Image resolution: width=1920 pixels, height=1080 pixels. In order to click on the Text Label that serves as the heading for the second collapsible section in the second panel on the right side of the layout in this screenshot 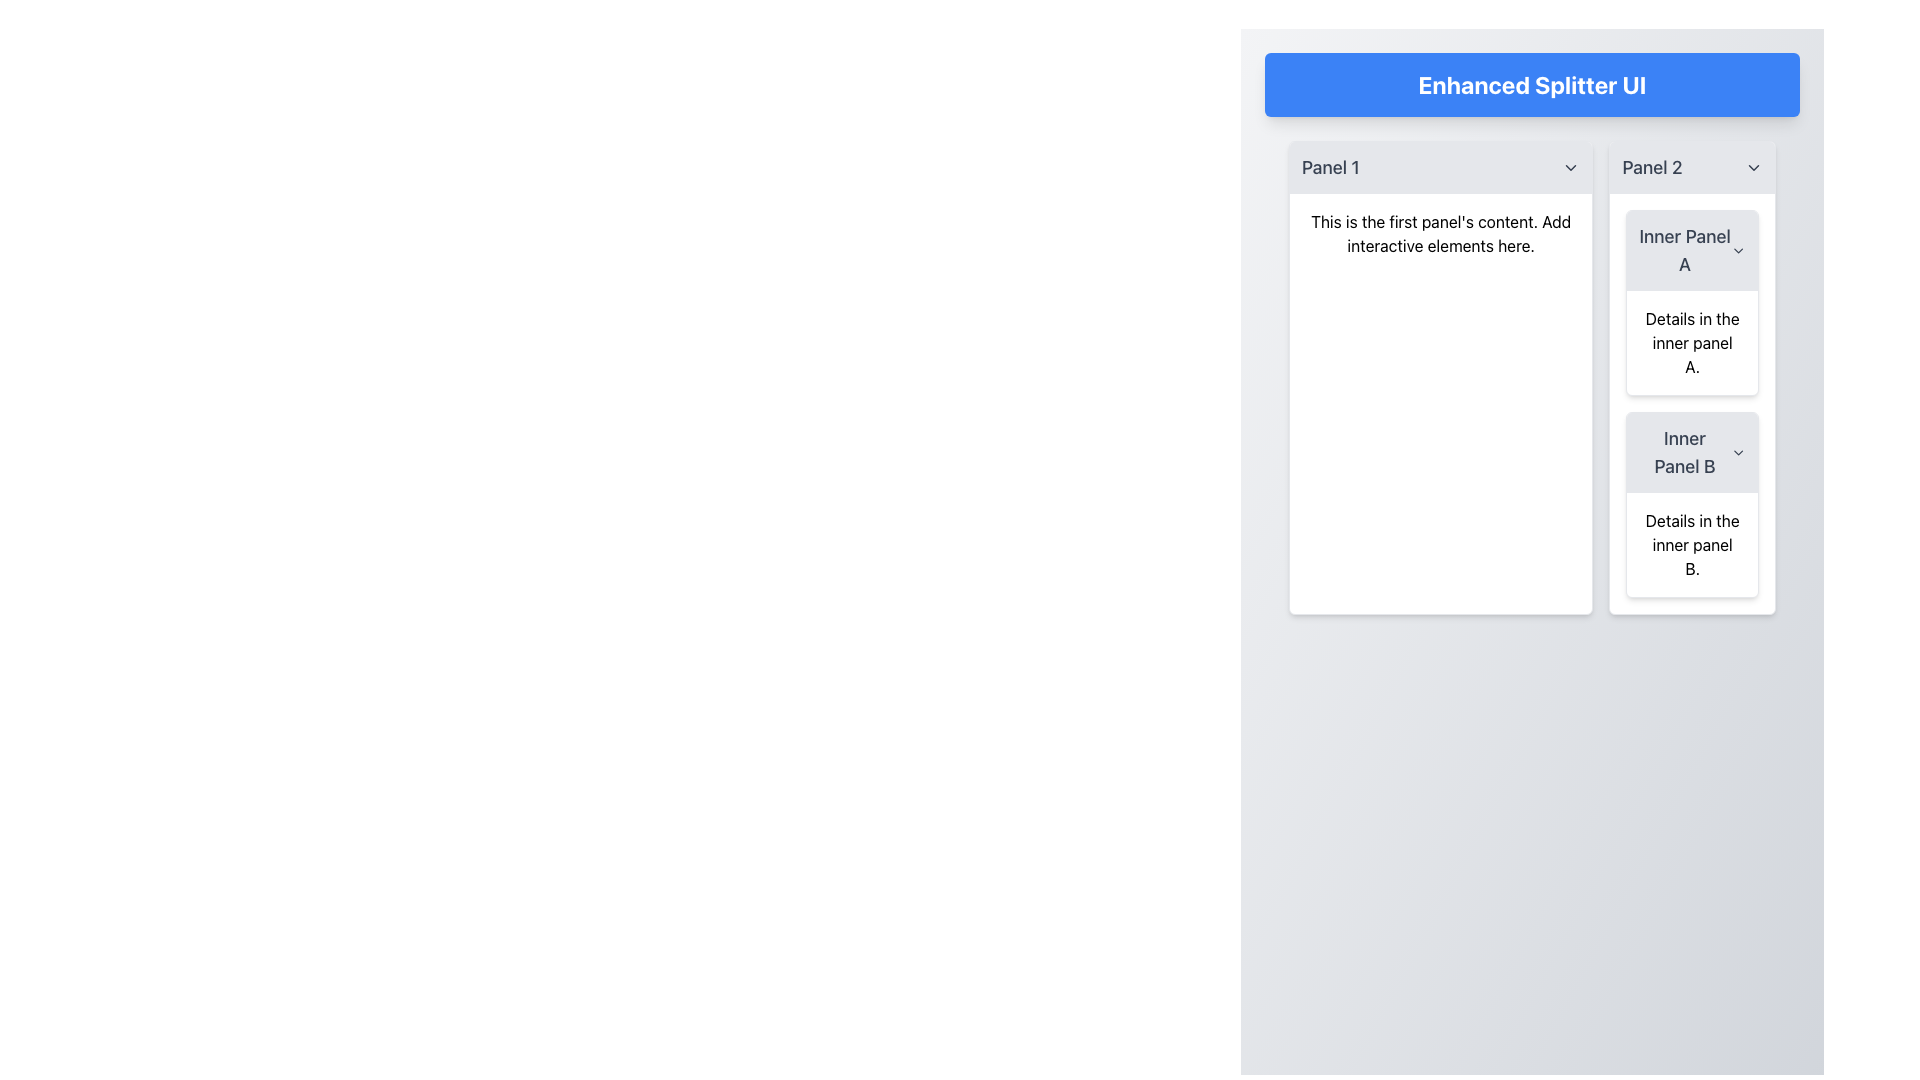, I will do `click(1683, 452)`.